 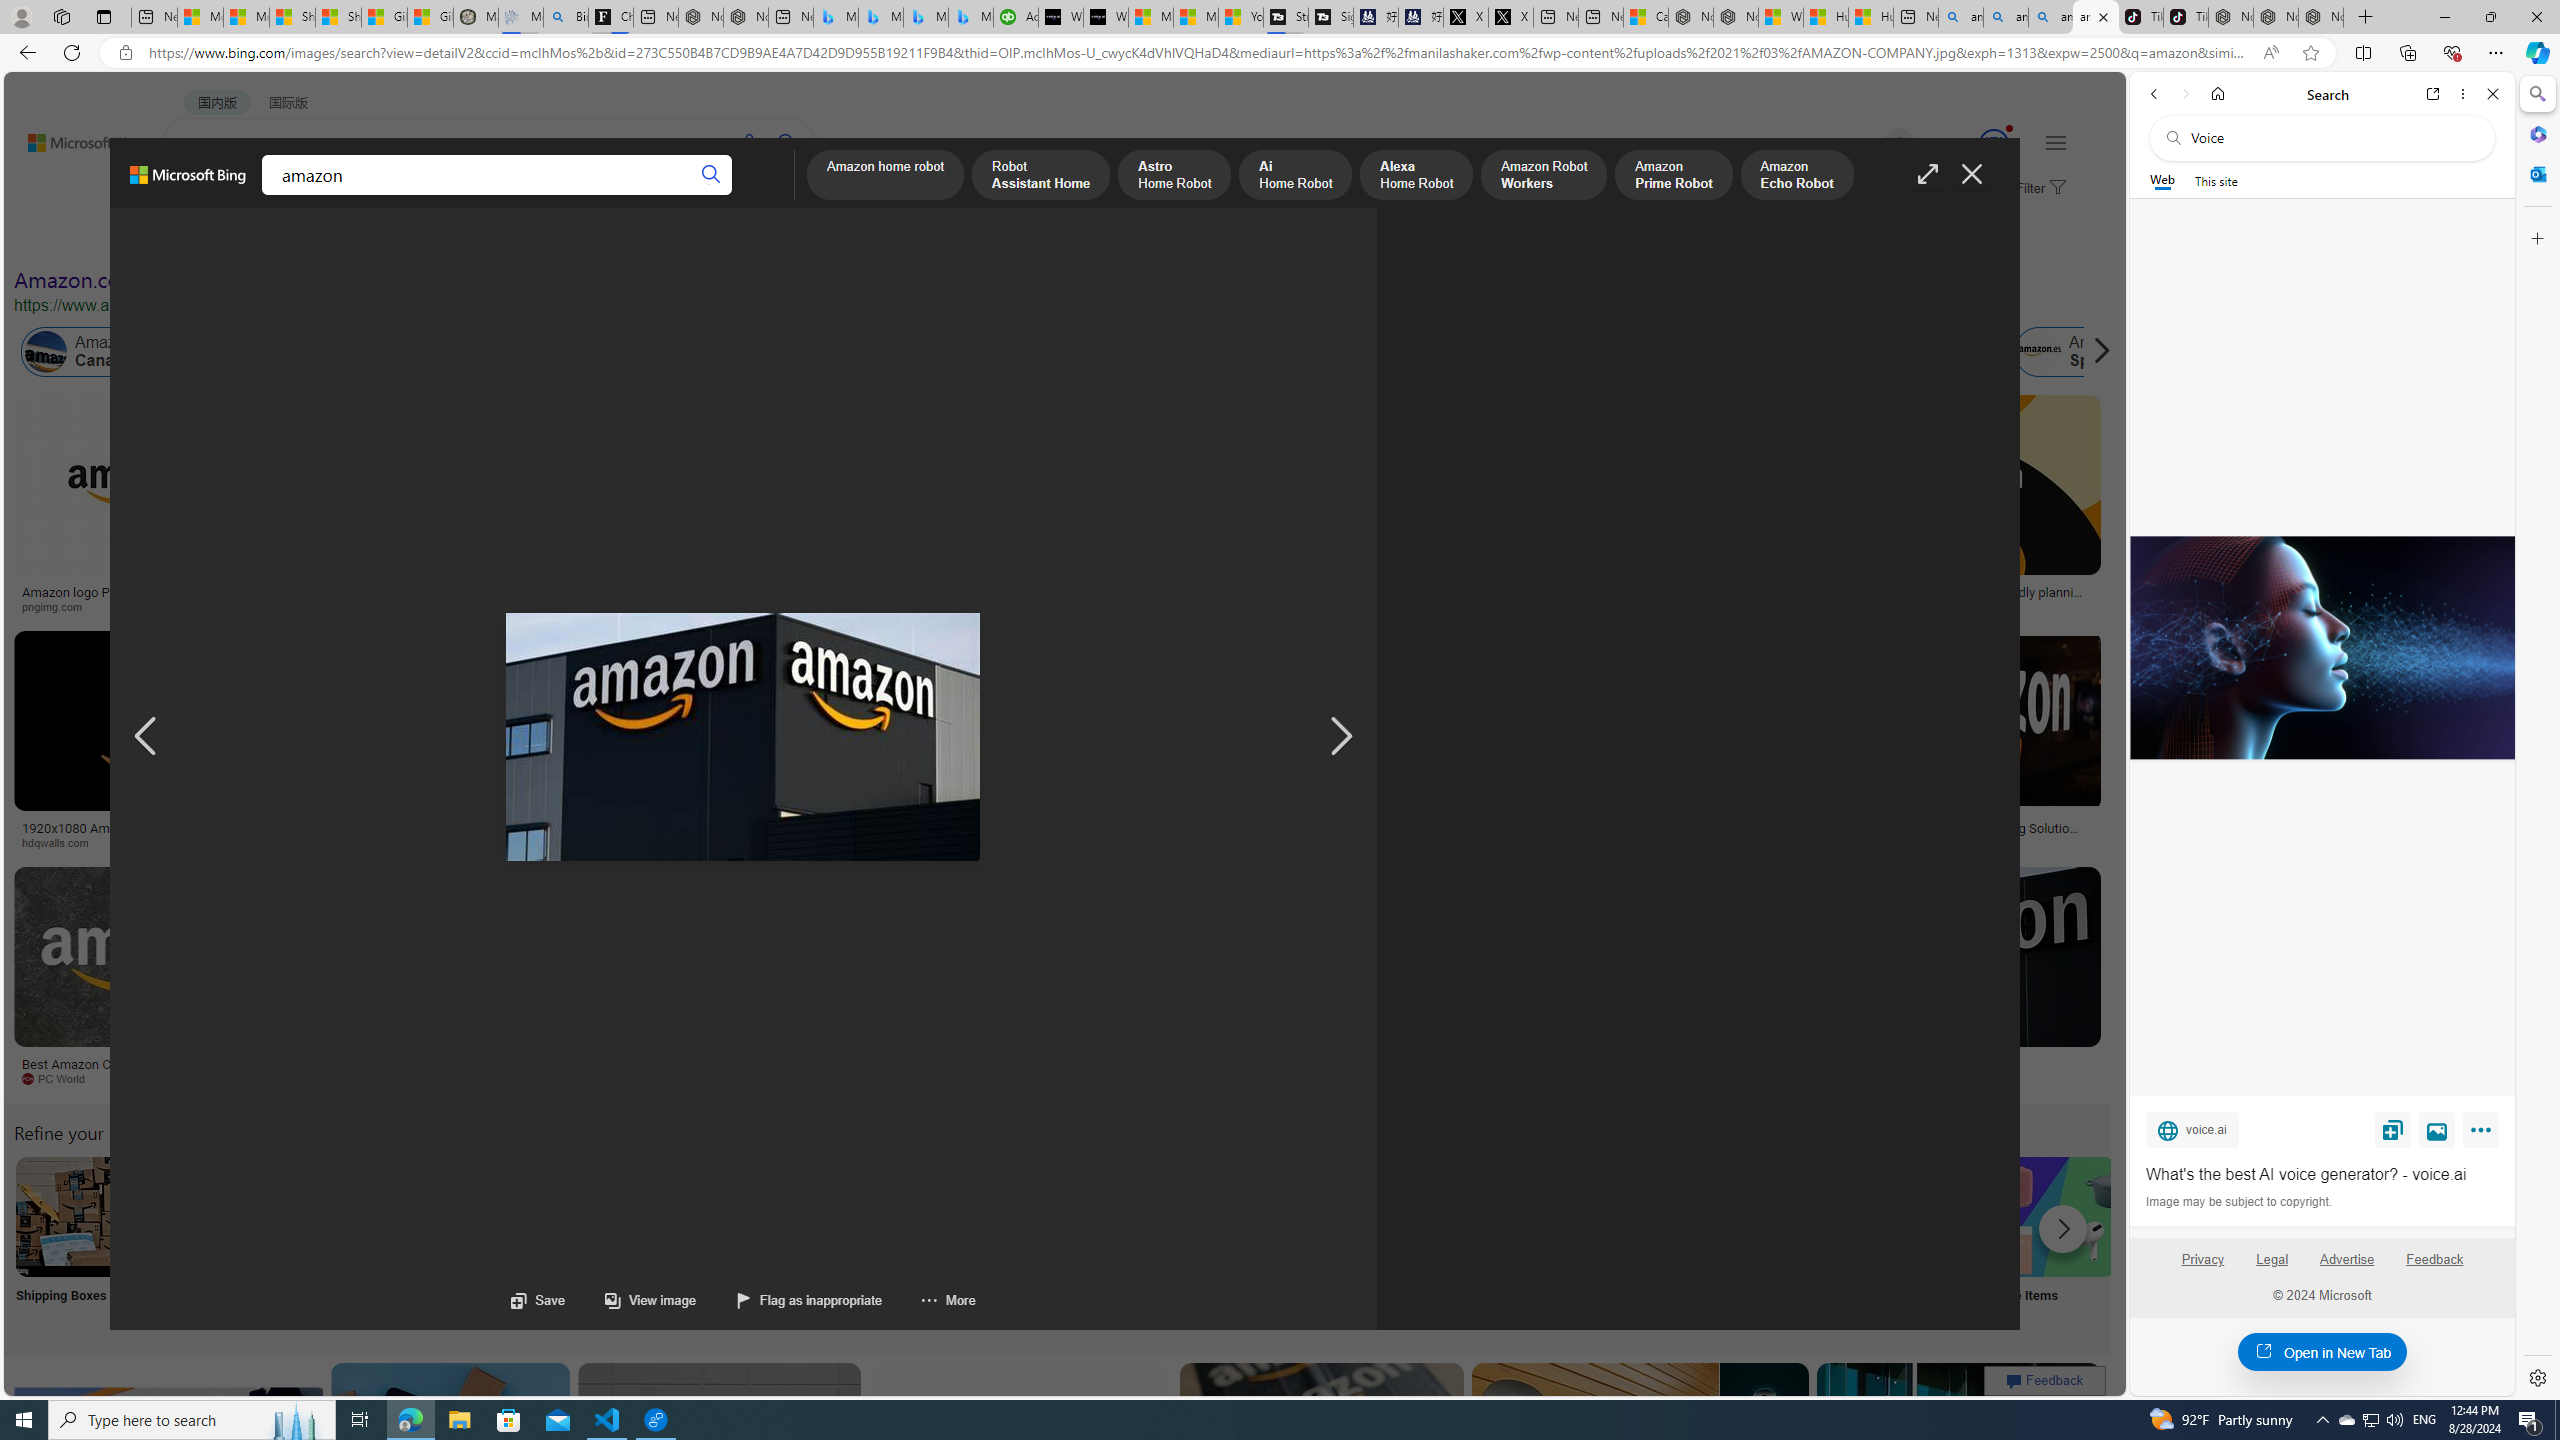 I want to click on 'Settings and more (Alt+F)', so click(x=2495, y=51).